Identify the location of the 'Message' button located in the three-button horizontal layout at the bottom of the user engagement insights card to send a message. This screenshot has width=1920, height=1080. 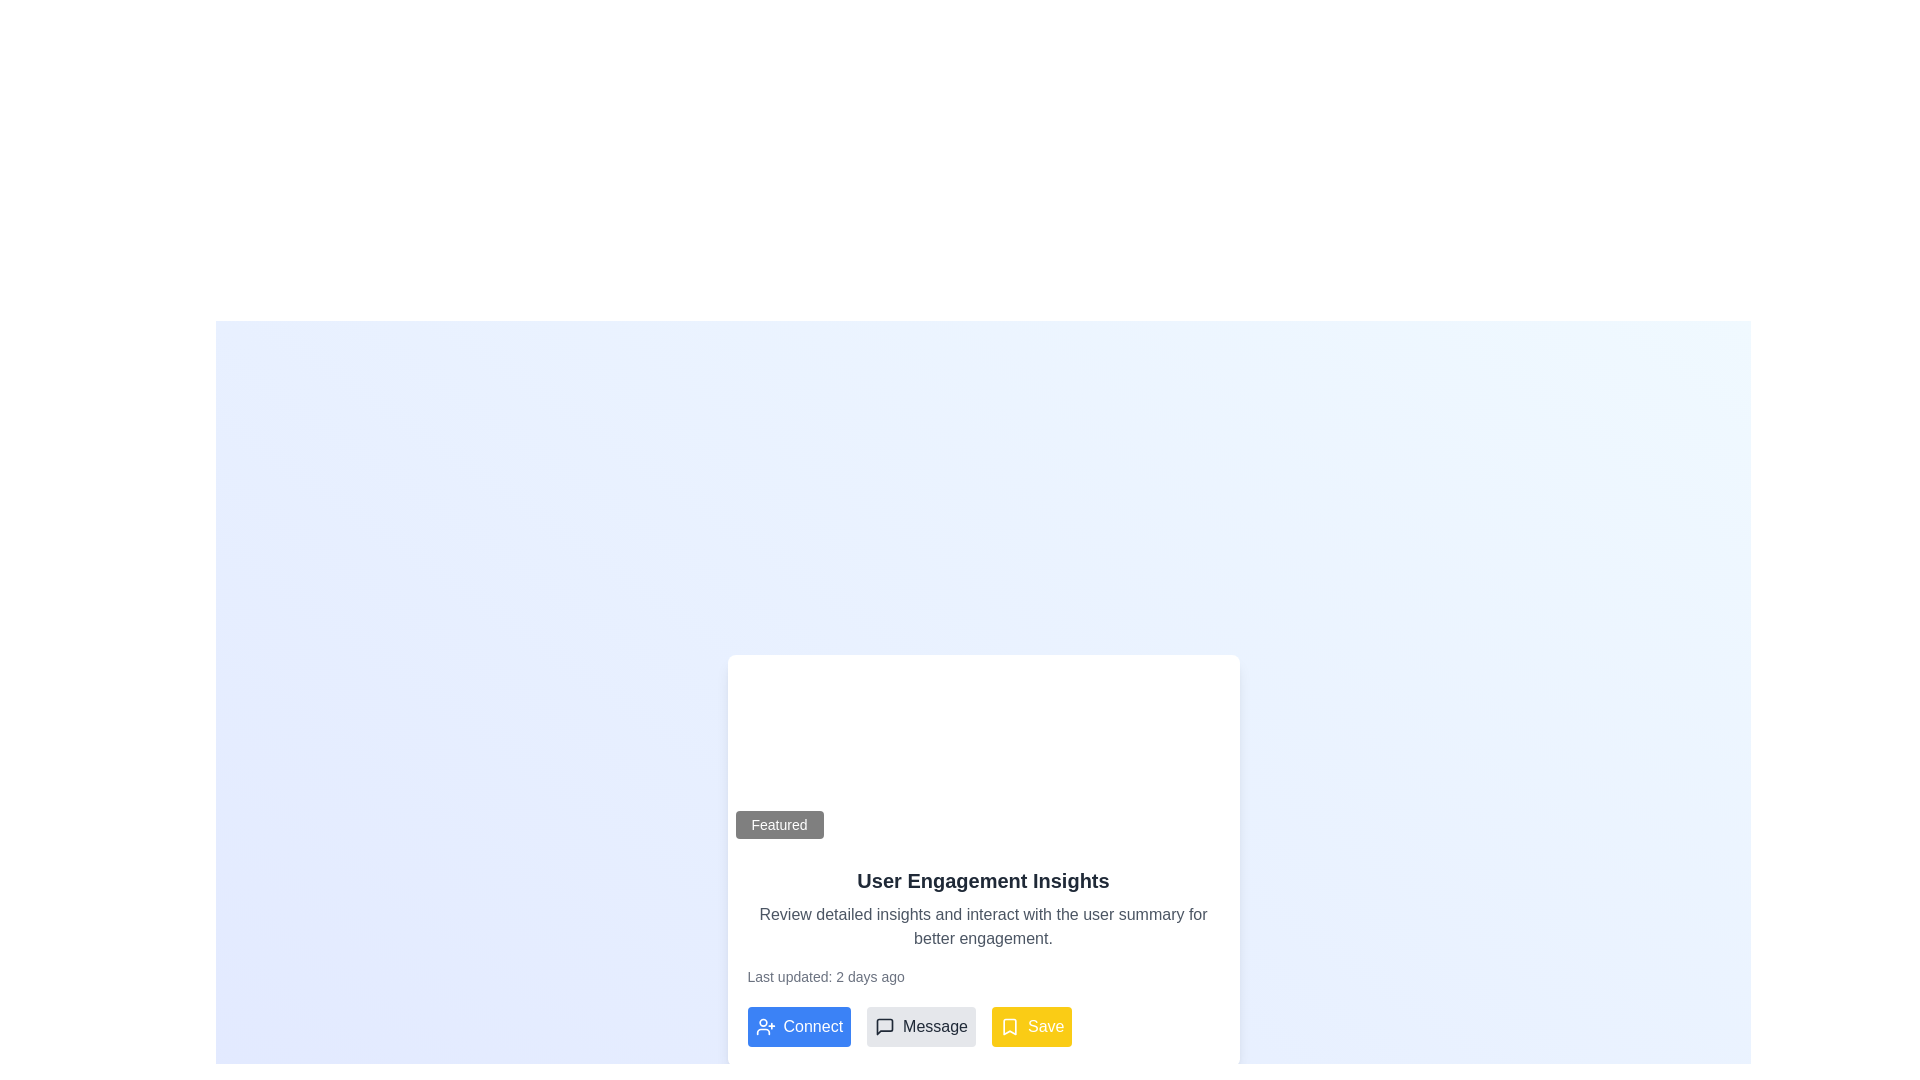
(983, 1026).